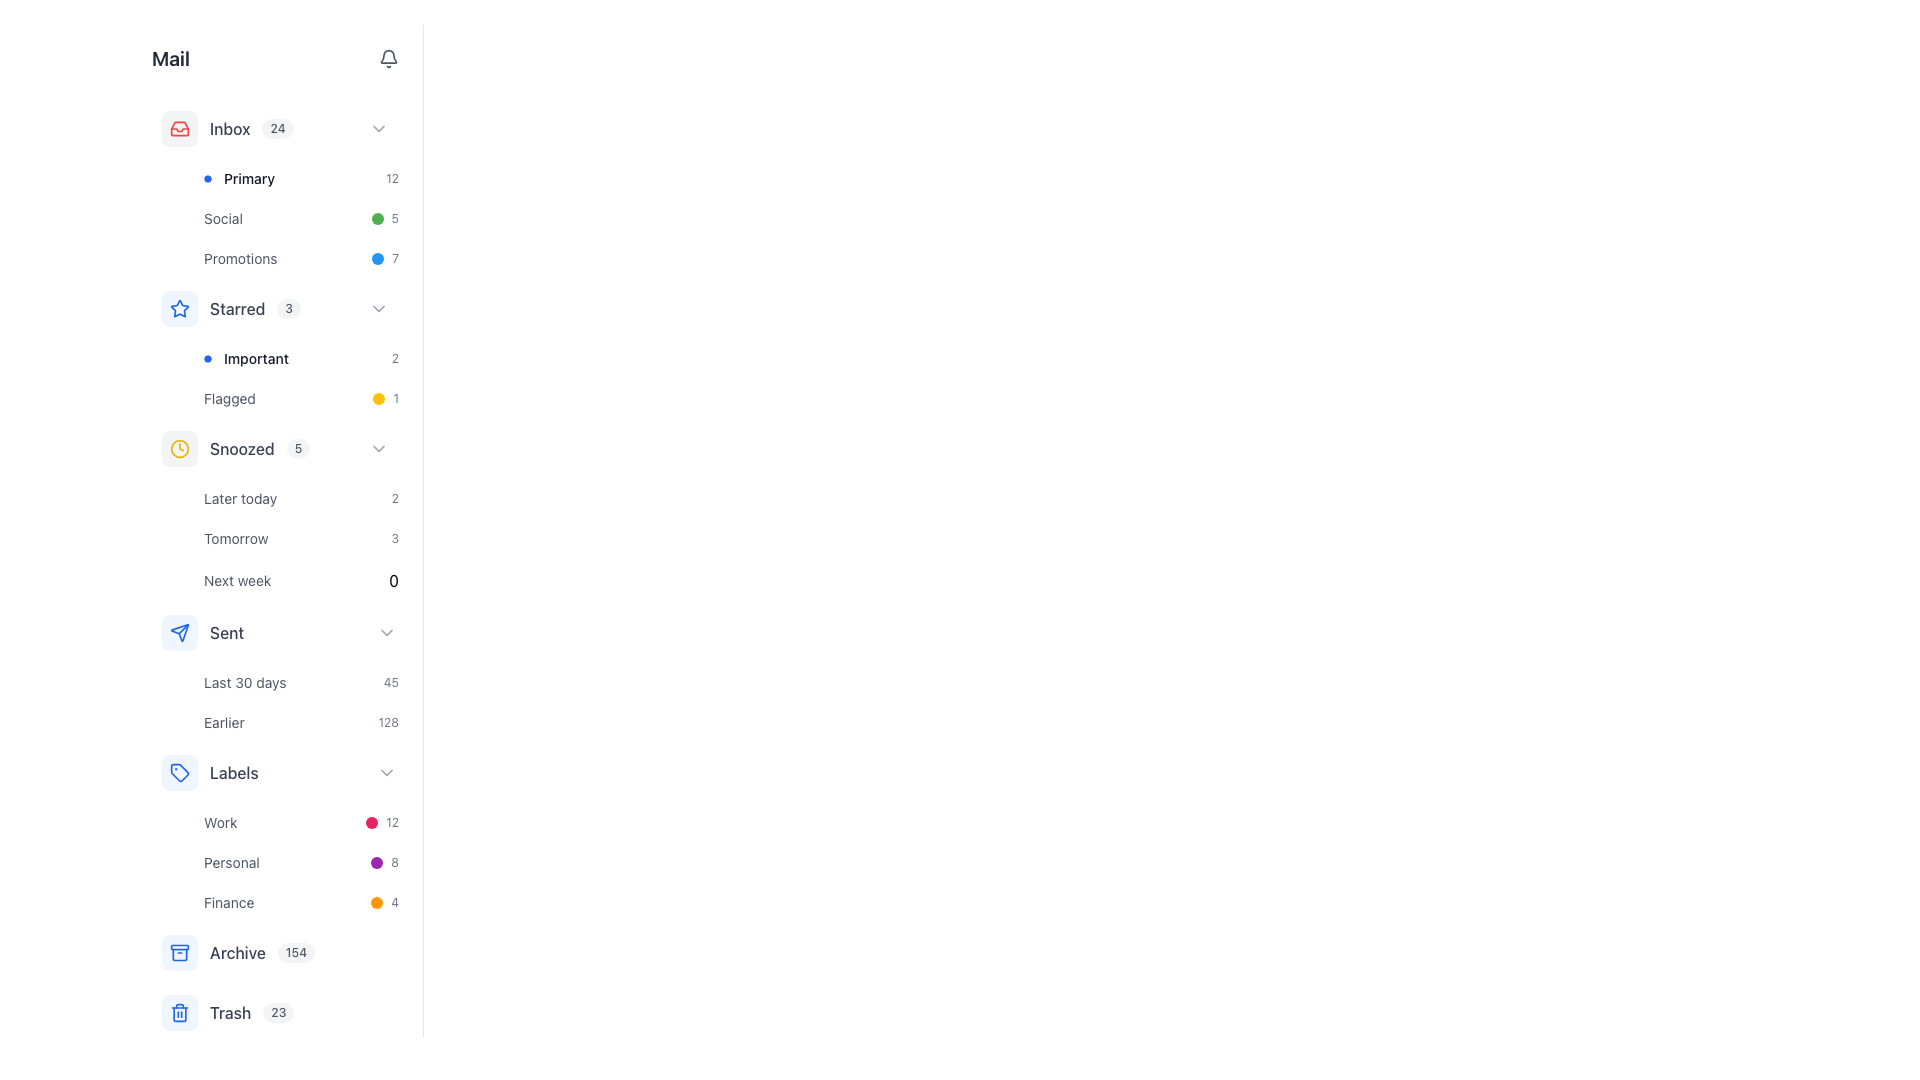  What do you see at coordinates (379, 398) in the screenshot?
I see `the small circular yellow indicator located in the left sidebar navigation panel, associated with the 'Important' label under the 'Starred' section, which appears to the left of the number '1'` at bounding box center [379, 398].